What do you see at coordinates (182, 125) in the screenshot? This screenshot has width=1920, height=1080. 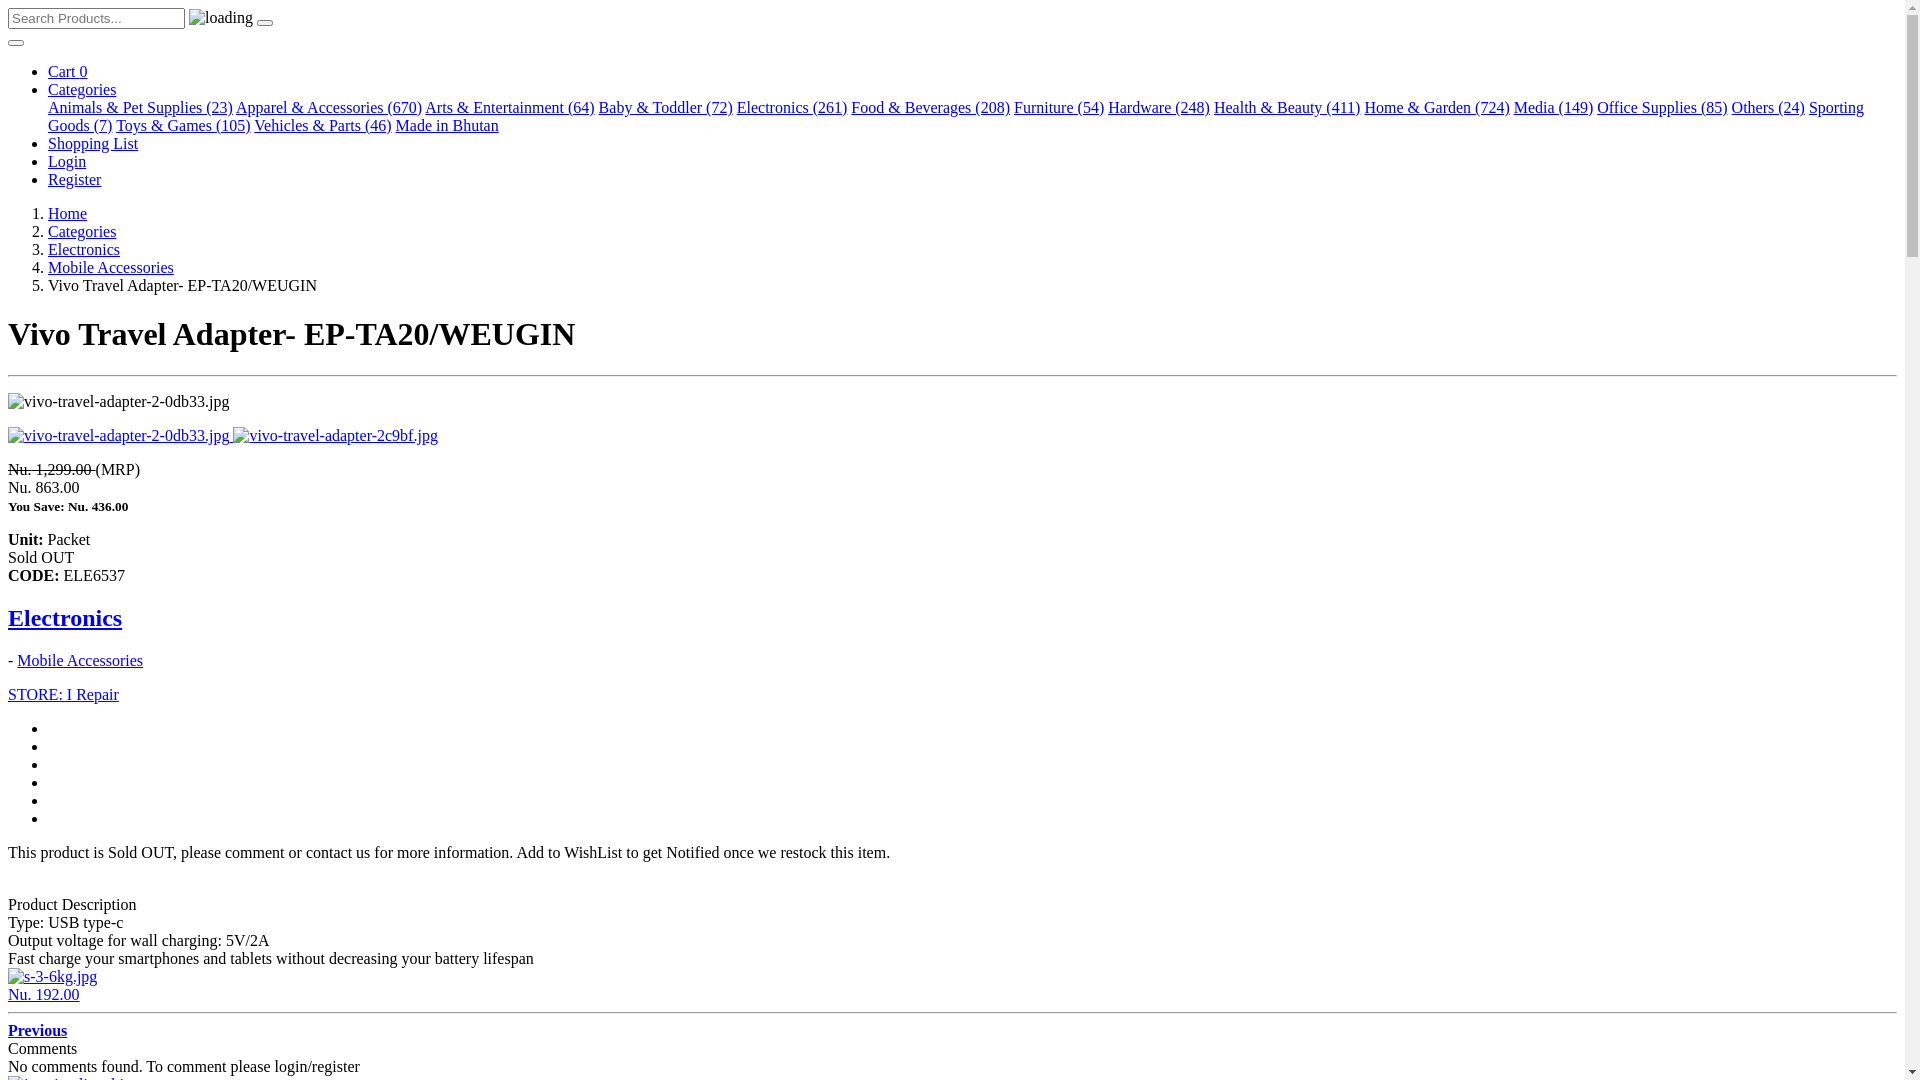 I see `'Toys & Games (105)'` at bounding box center [182, 125].